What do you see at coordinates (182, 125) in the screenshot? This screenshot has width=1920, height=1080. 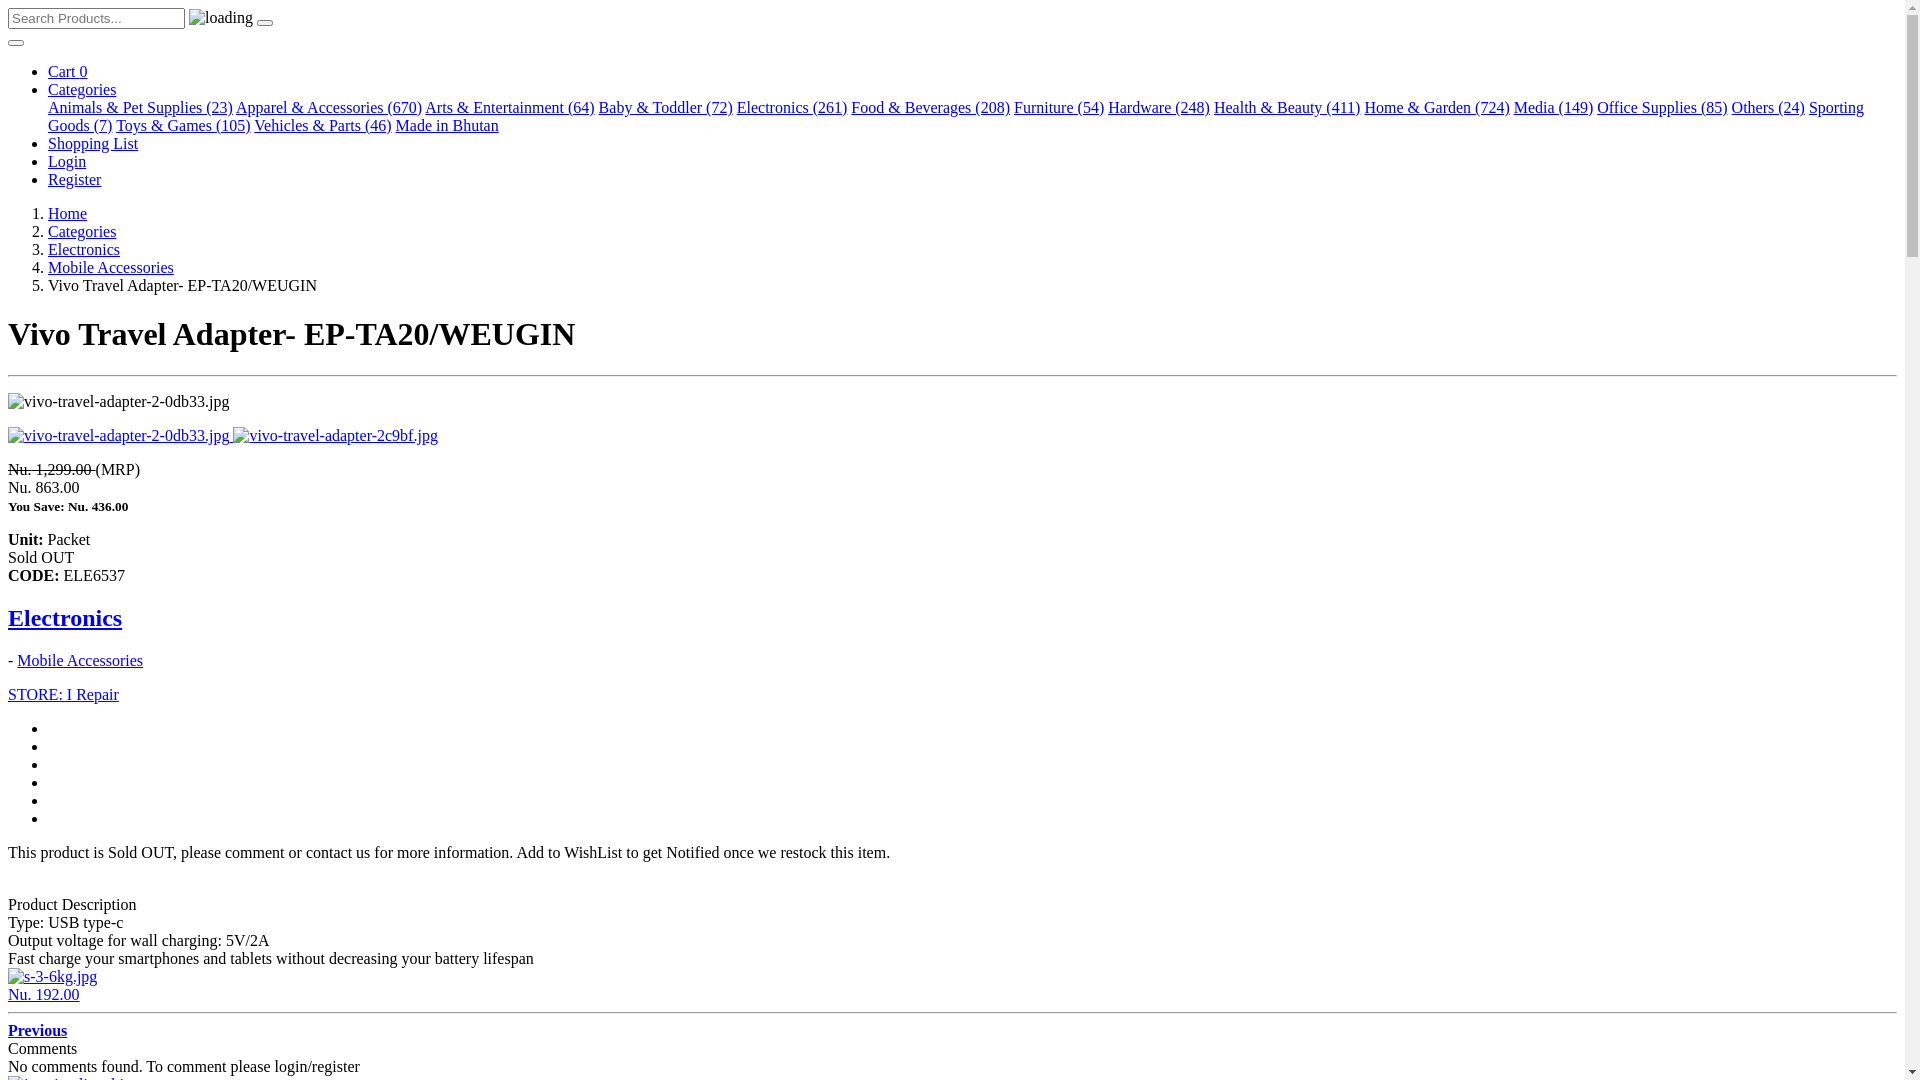 I see `'Toys & Games (105)'` at bounding box center [182, 125].